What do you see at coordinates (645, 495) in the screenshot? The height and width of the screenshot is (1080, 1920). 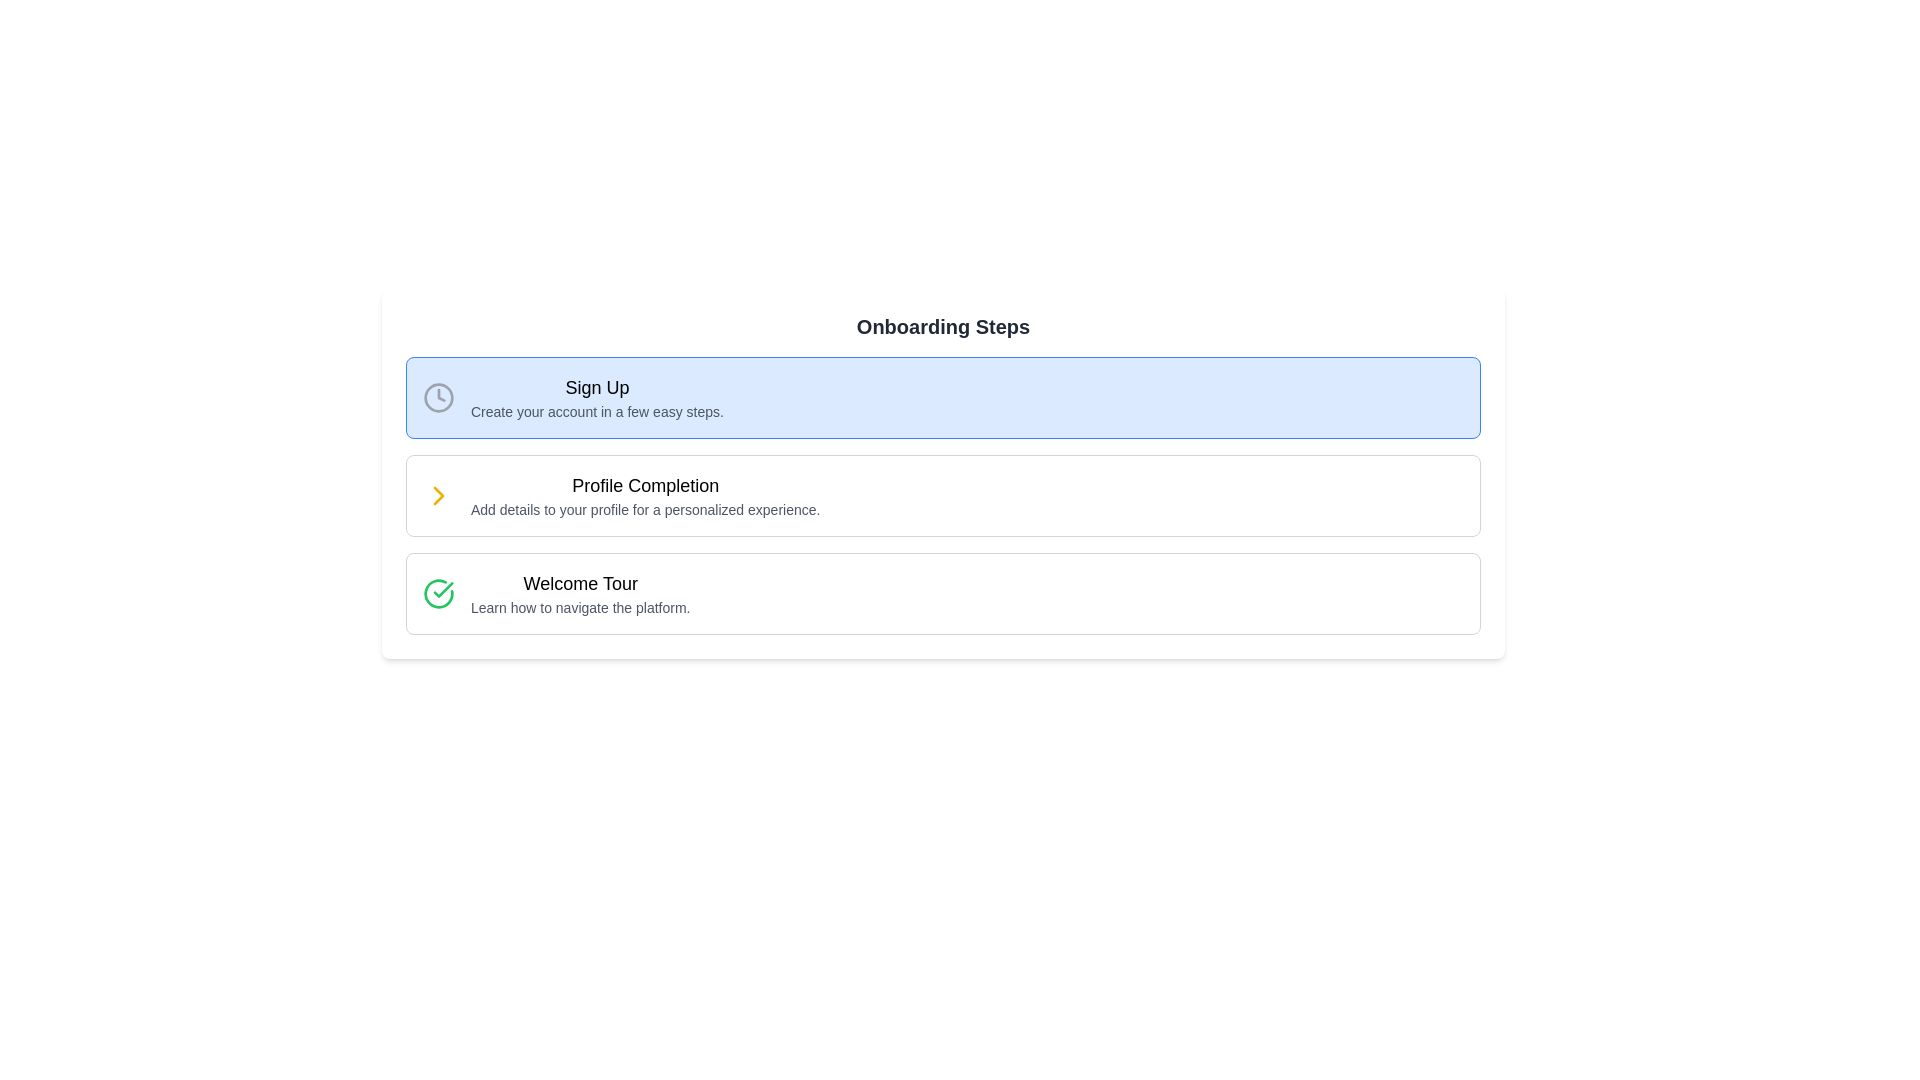 I see `the second option in the onboarding steps, which is the Textual informational block located underneath 'Sign Up' and above 'Welcome Tour'` at bounding box center [645, 495].